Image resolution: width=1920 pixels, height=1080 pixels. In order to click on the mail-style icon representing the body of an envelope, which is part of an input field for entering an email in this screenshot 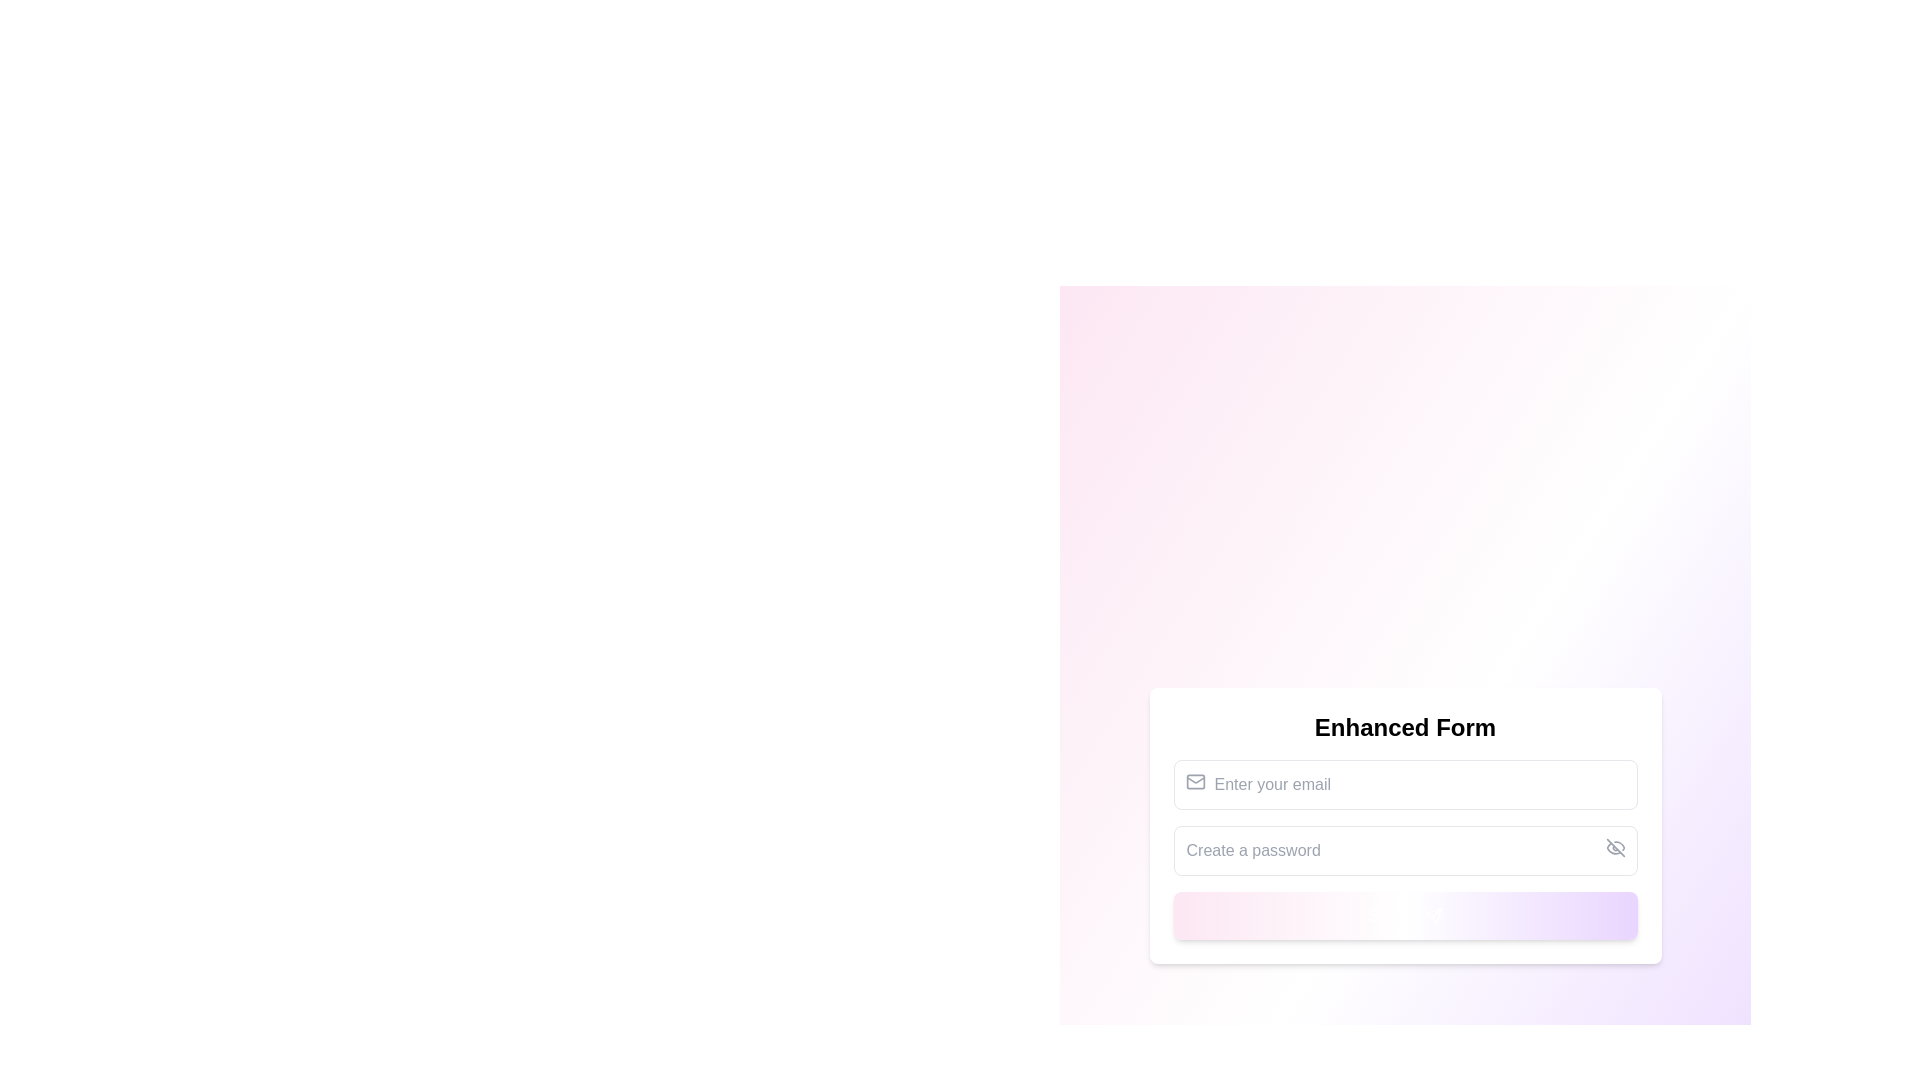, I will do `click(1195, 781)`.